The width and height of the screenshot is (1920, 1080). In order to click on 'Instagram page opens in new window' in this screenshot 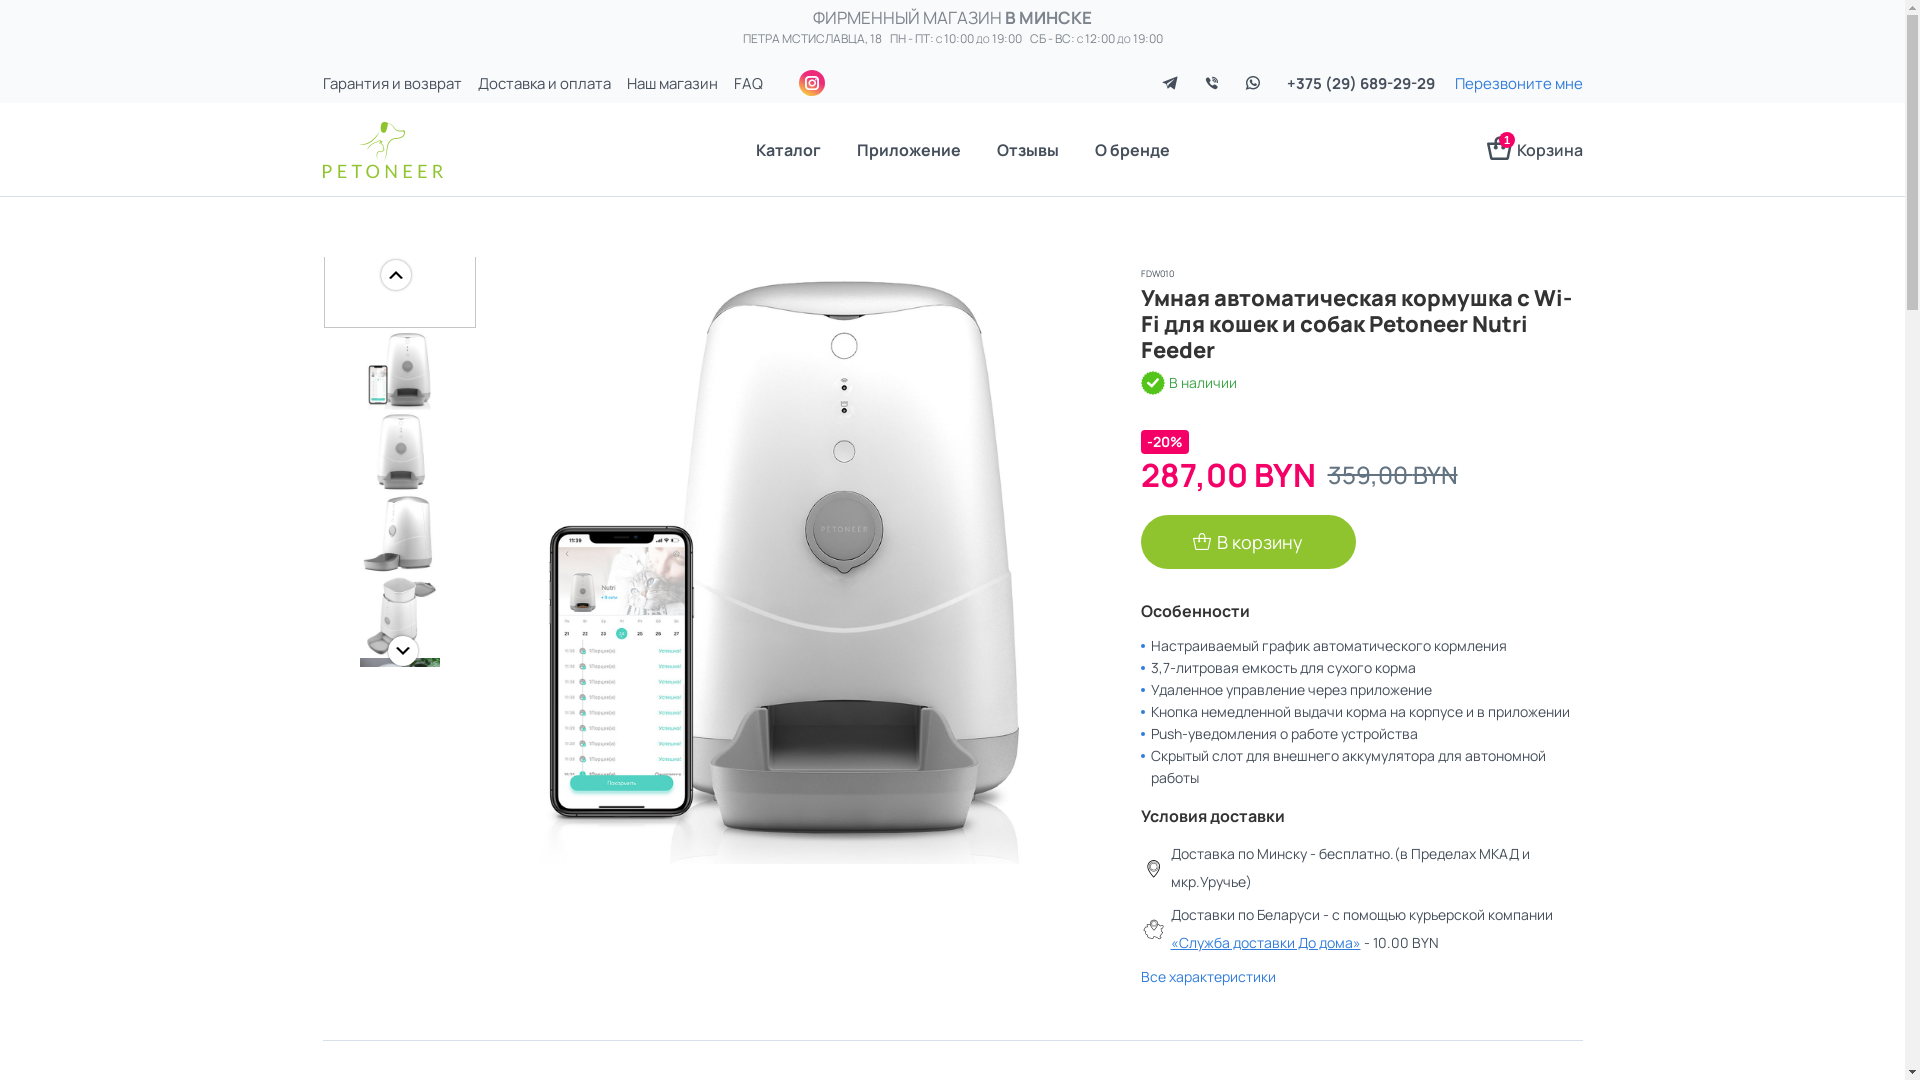, I will do `click(811, 82)`.